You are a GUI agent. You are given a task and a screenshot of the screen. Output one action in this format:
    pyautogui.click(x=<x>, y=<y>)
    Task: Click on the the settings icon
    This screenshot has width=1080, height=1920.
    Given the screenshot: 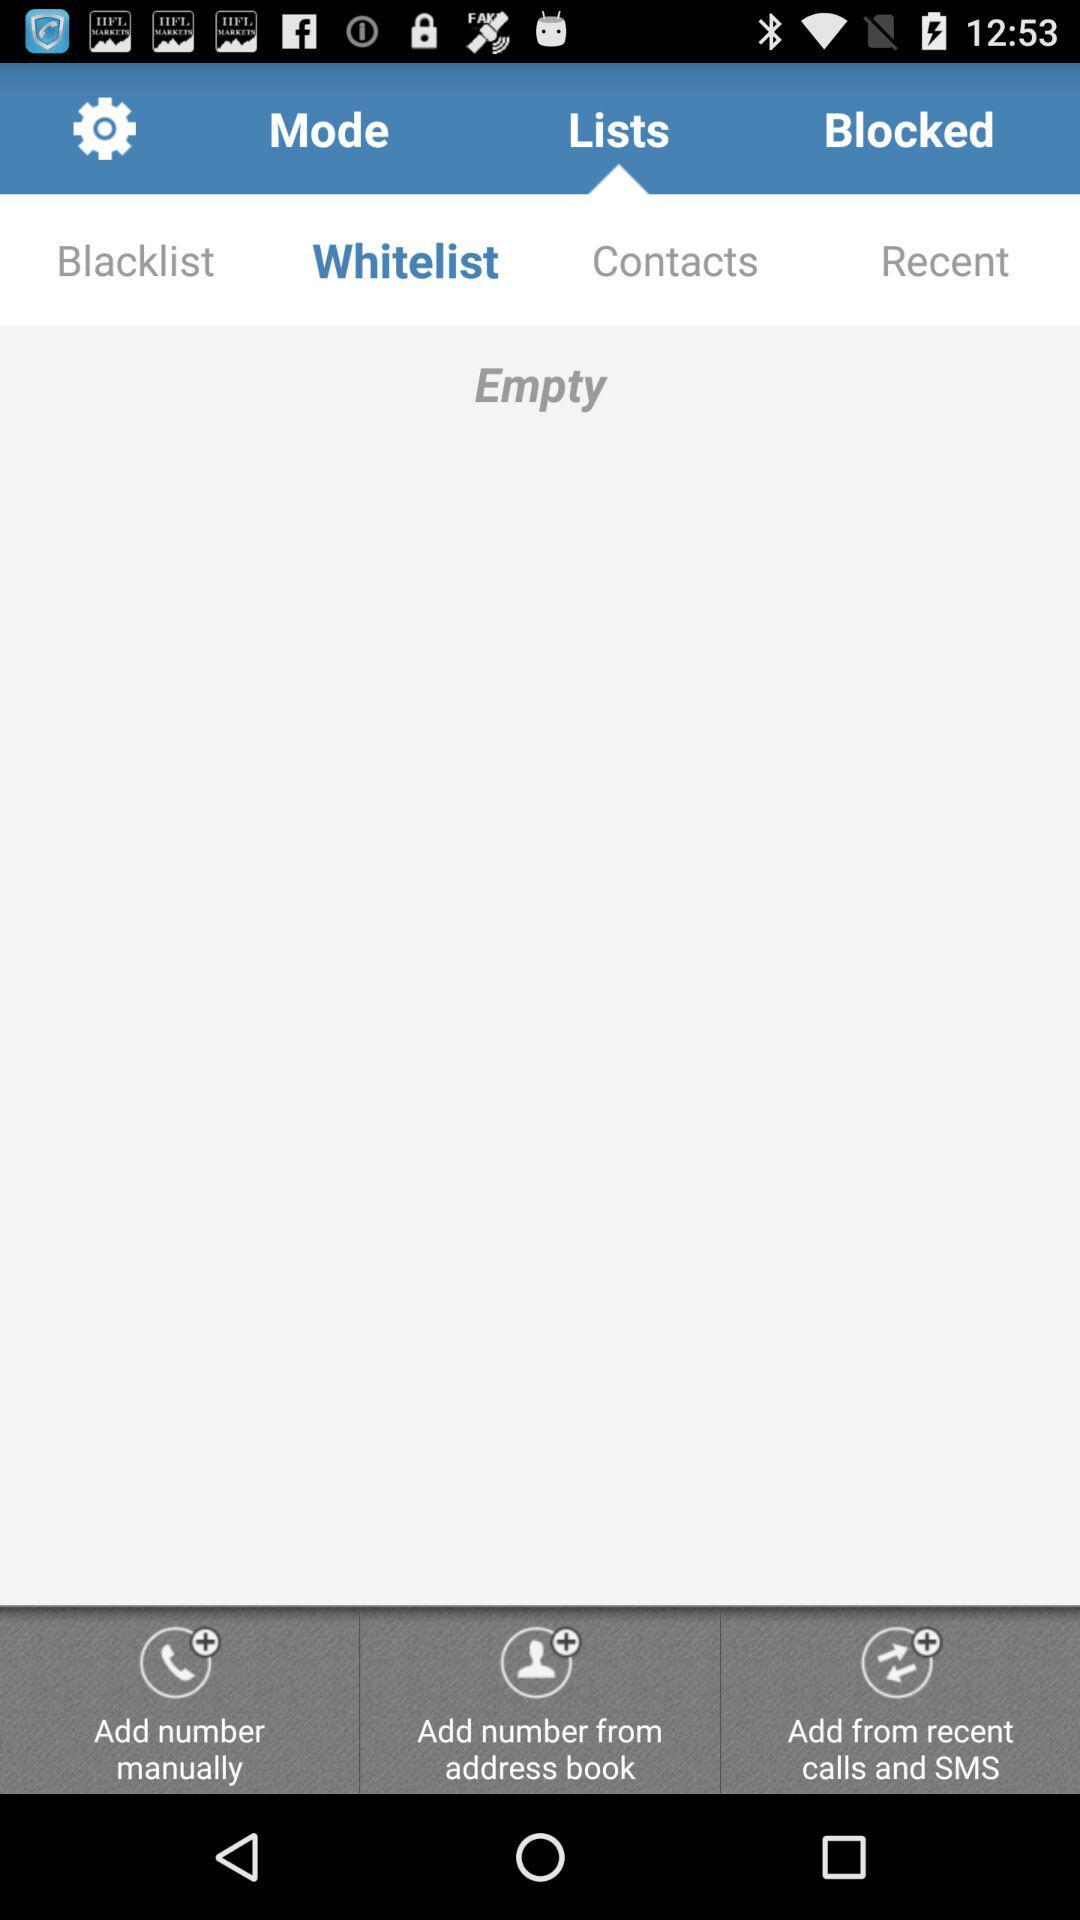 What is the action you would take?
    pyautogui.click(x=104, y=136)
    